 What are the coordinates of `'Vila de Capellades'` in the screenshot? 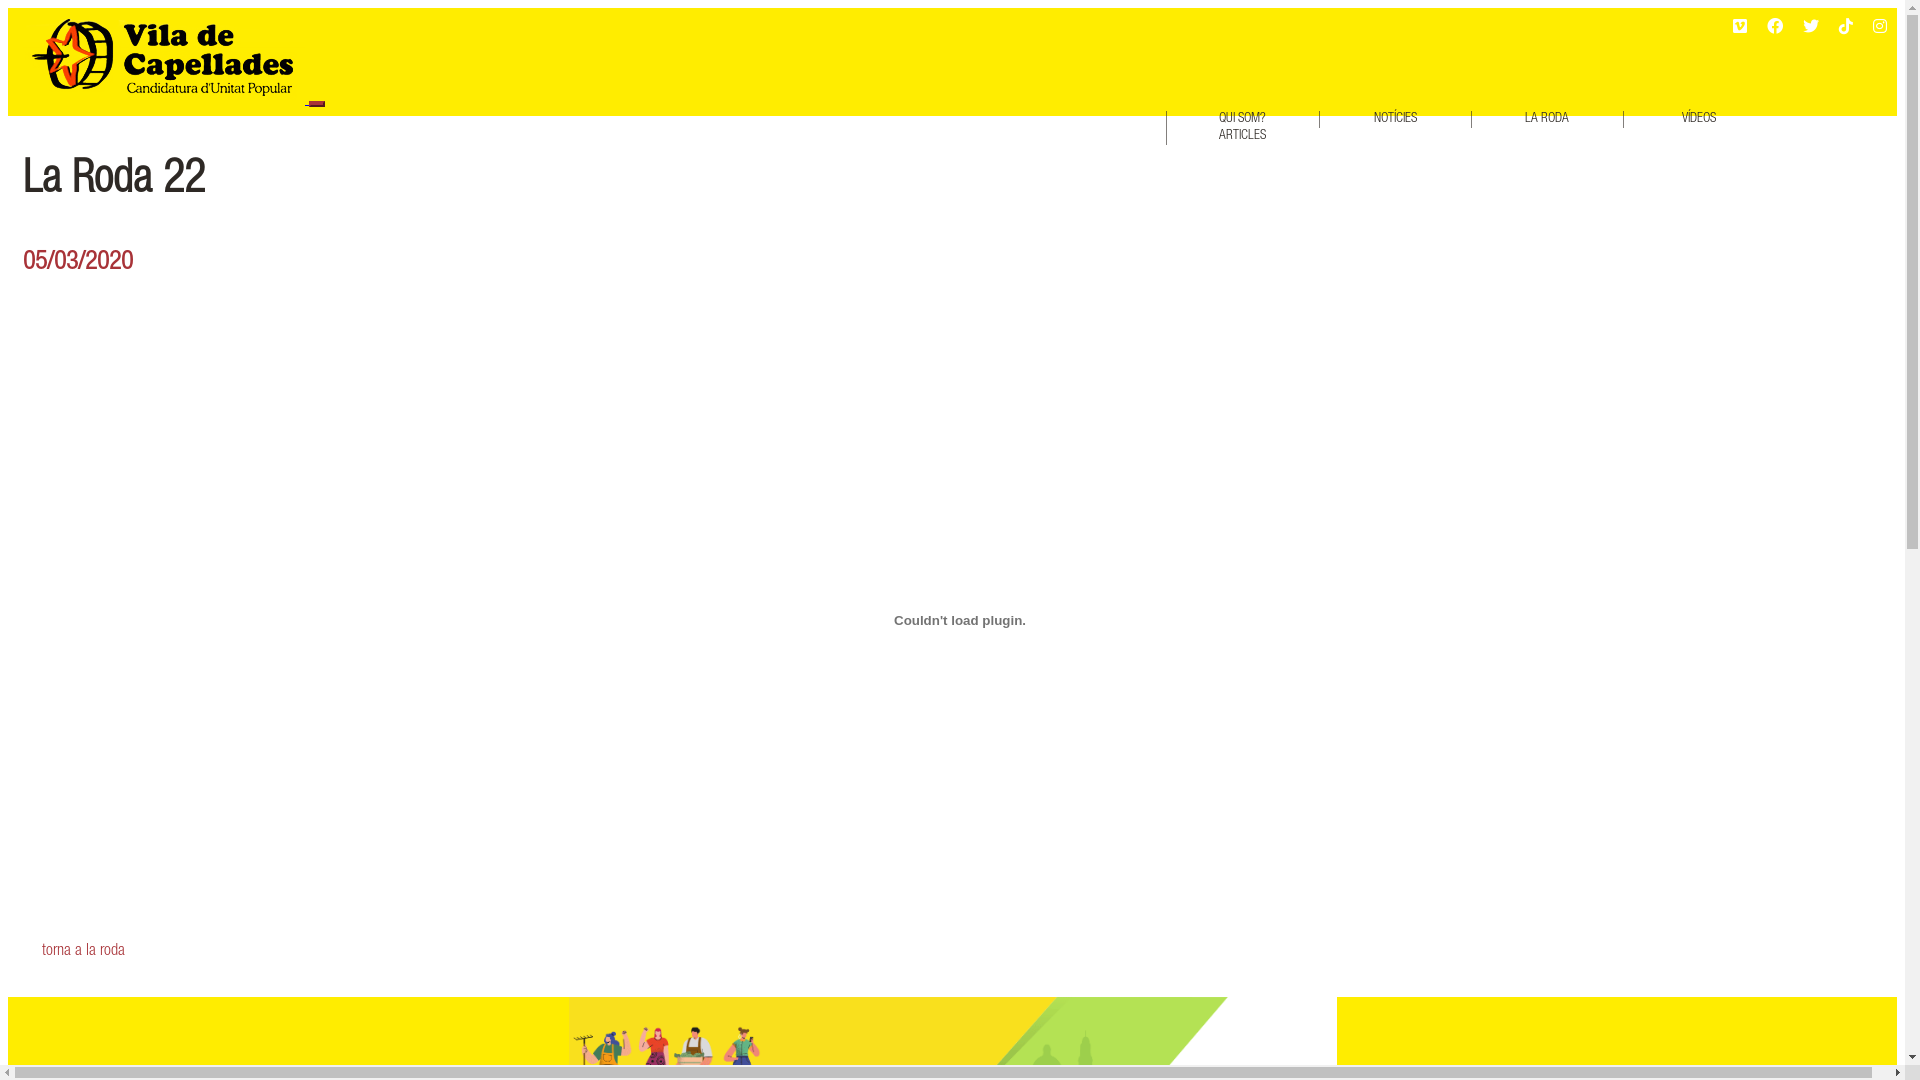 It's located at (163, 55).